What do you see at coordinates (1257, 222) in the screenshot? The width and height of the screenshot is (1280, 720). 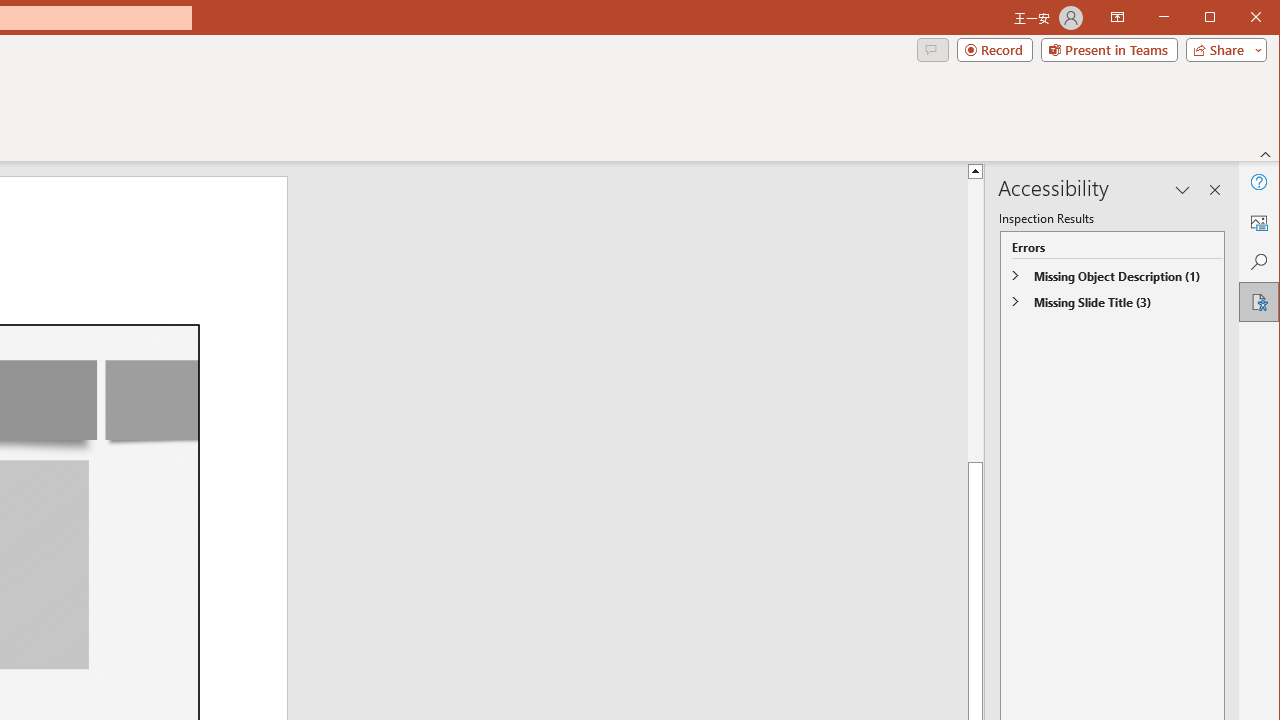 I see `'Alt Text'` at bounding box center [1257, 222].